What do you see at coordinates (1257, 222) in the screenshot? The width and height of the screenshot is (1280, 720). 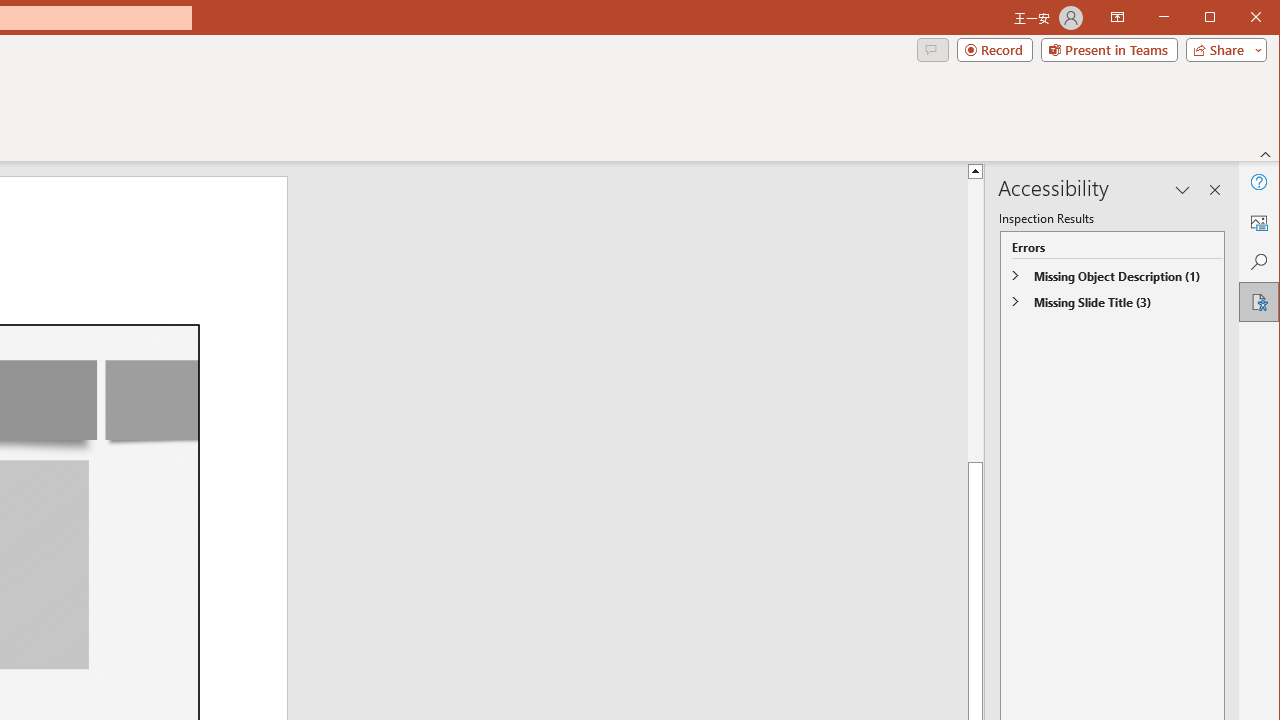 I see `'Alt Text'` at bounding box center [1257, 222].